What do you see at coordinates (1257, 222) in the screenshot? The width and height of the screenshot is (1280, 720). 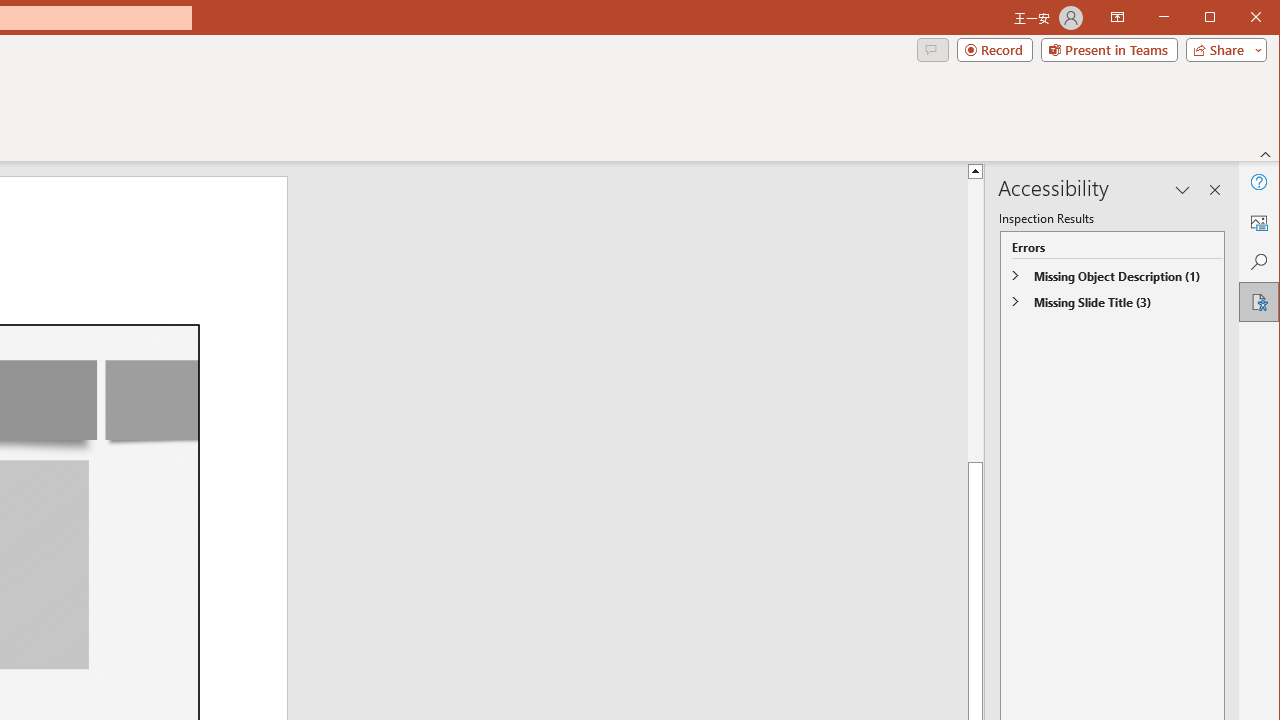 I see `'Alt Text'` at bounding box center [1257, 222].